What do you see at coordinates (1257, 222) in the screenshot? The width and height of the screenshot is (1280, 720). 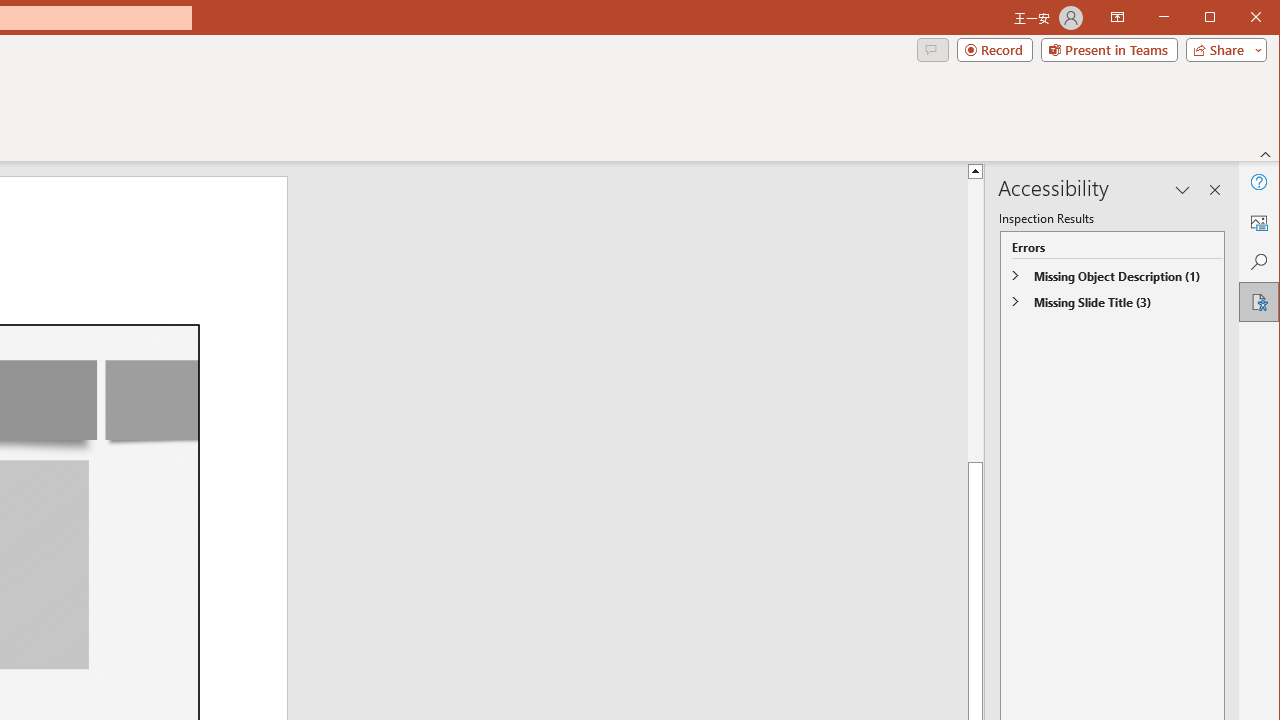 I see `'Alt Text'` at bounding box center [1257, 222].